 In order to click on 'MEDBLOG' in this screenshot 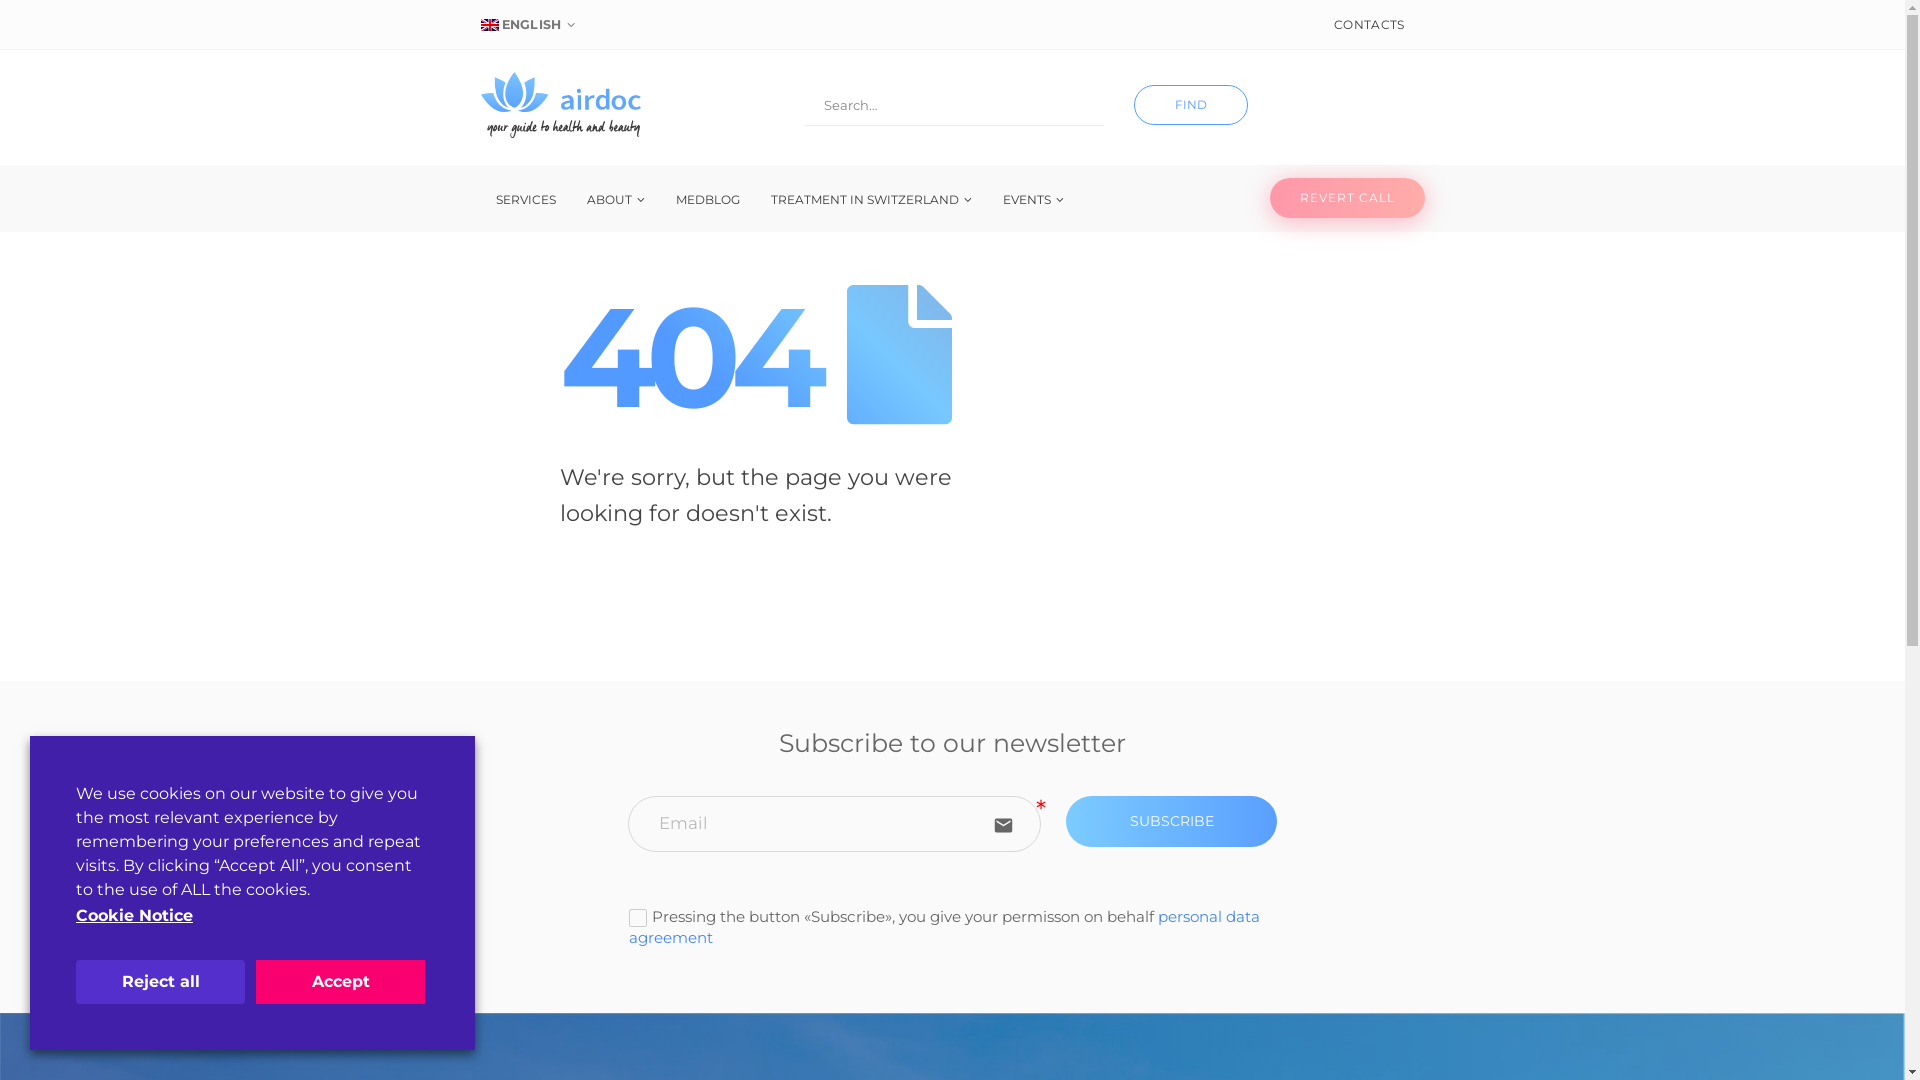, I will do `click(706, 200)`.